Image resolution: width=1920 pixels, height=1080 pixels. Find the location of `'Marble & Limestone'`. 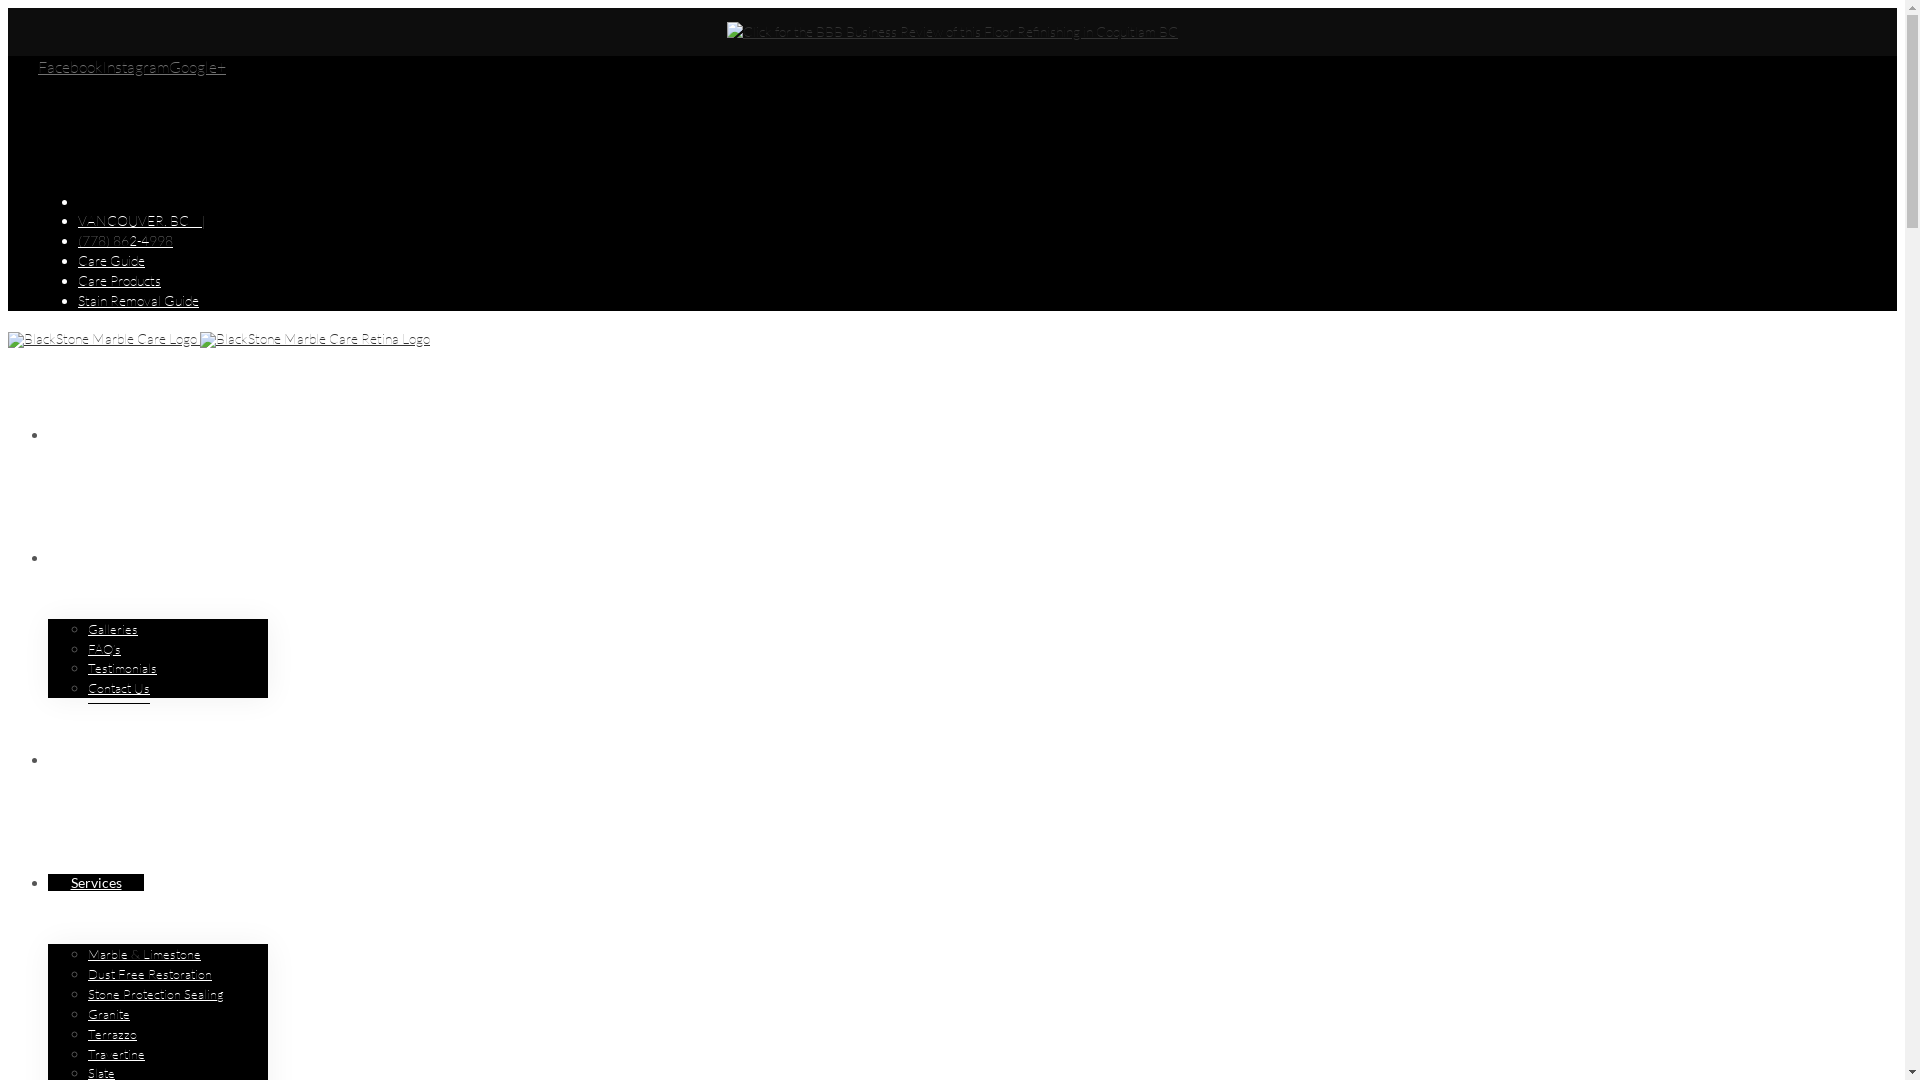

'Marble & Limestone' is located at coordinates (143, 953).